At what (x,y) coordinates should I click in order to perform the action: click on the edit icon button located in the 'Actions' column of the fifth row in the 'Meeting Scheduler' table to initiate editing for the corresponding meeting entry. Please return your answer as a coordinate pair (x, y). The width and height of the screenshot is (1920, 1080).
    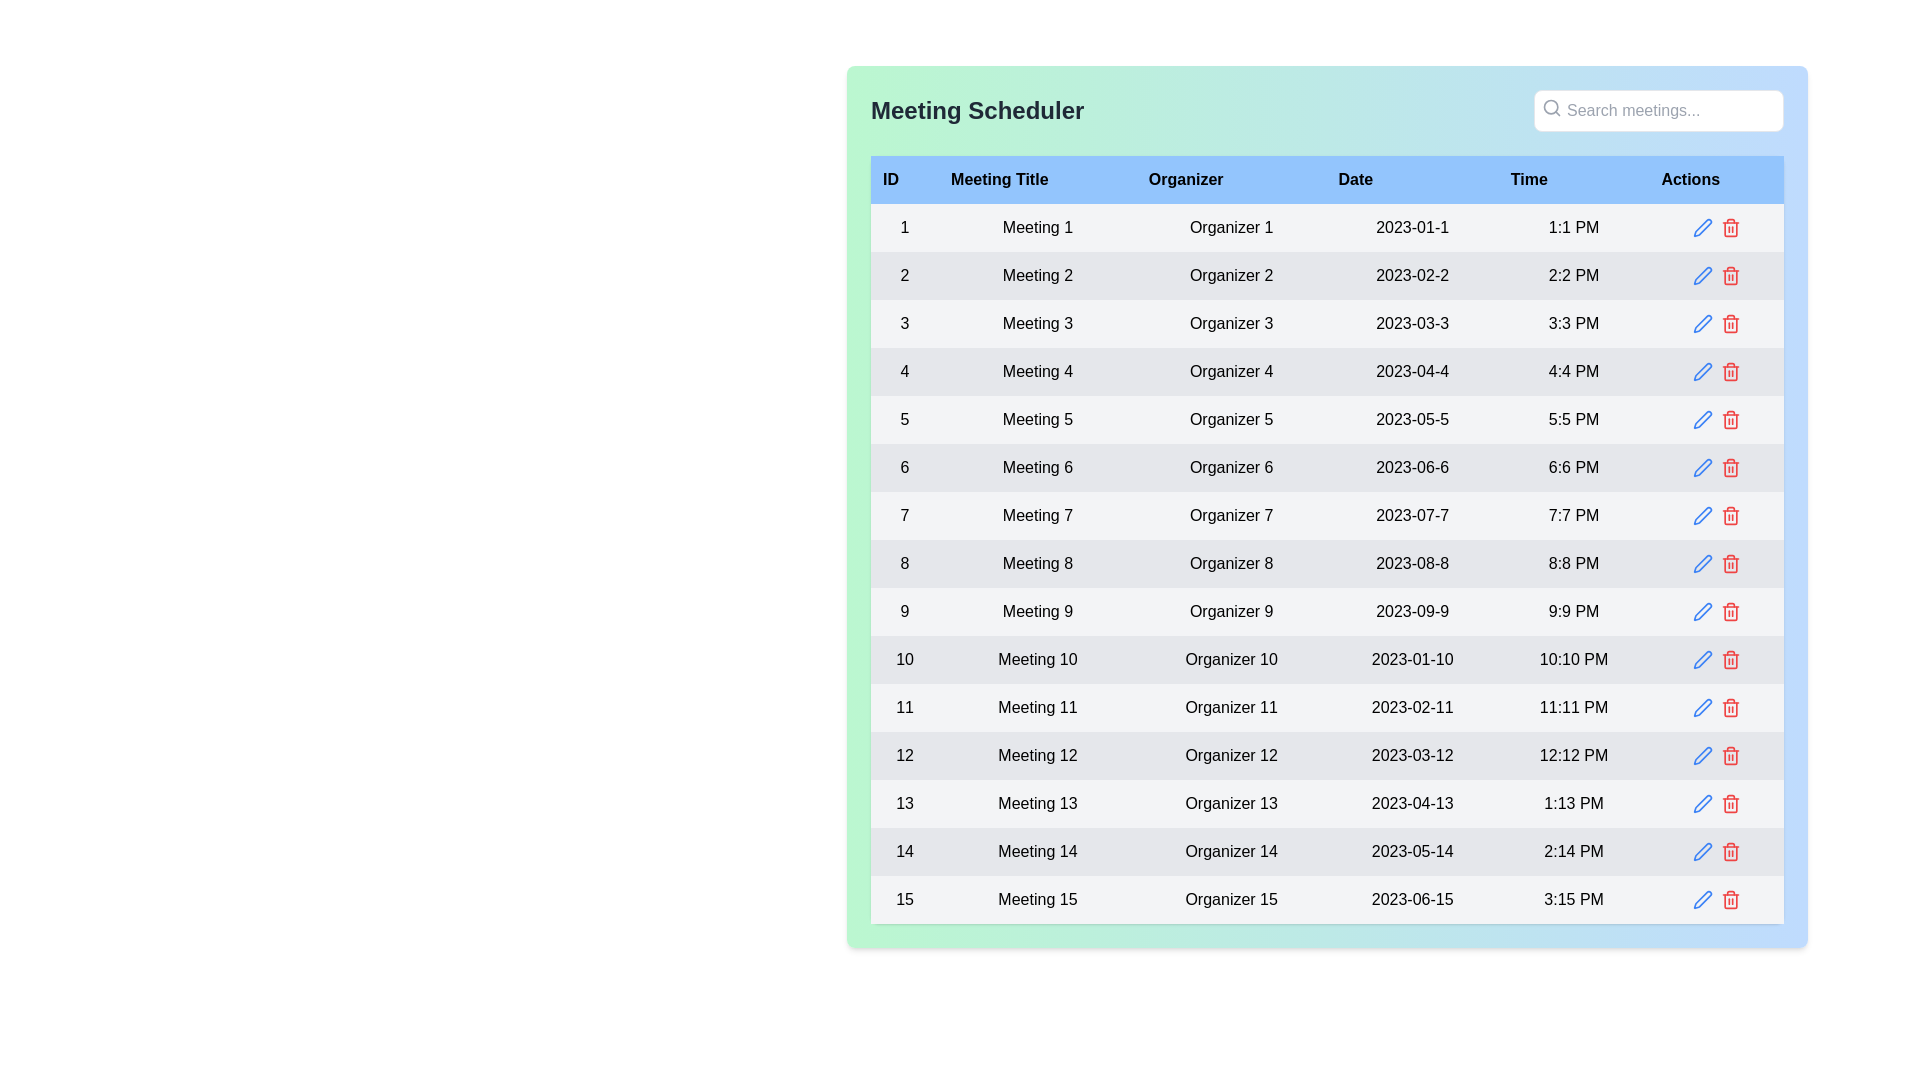
    Looking at the image, I should click on (1701, 419).